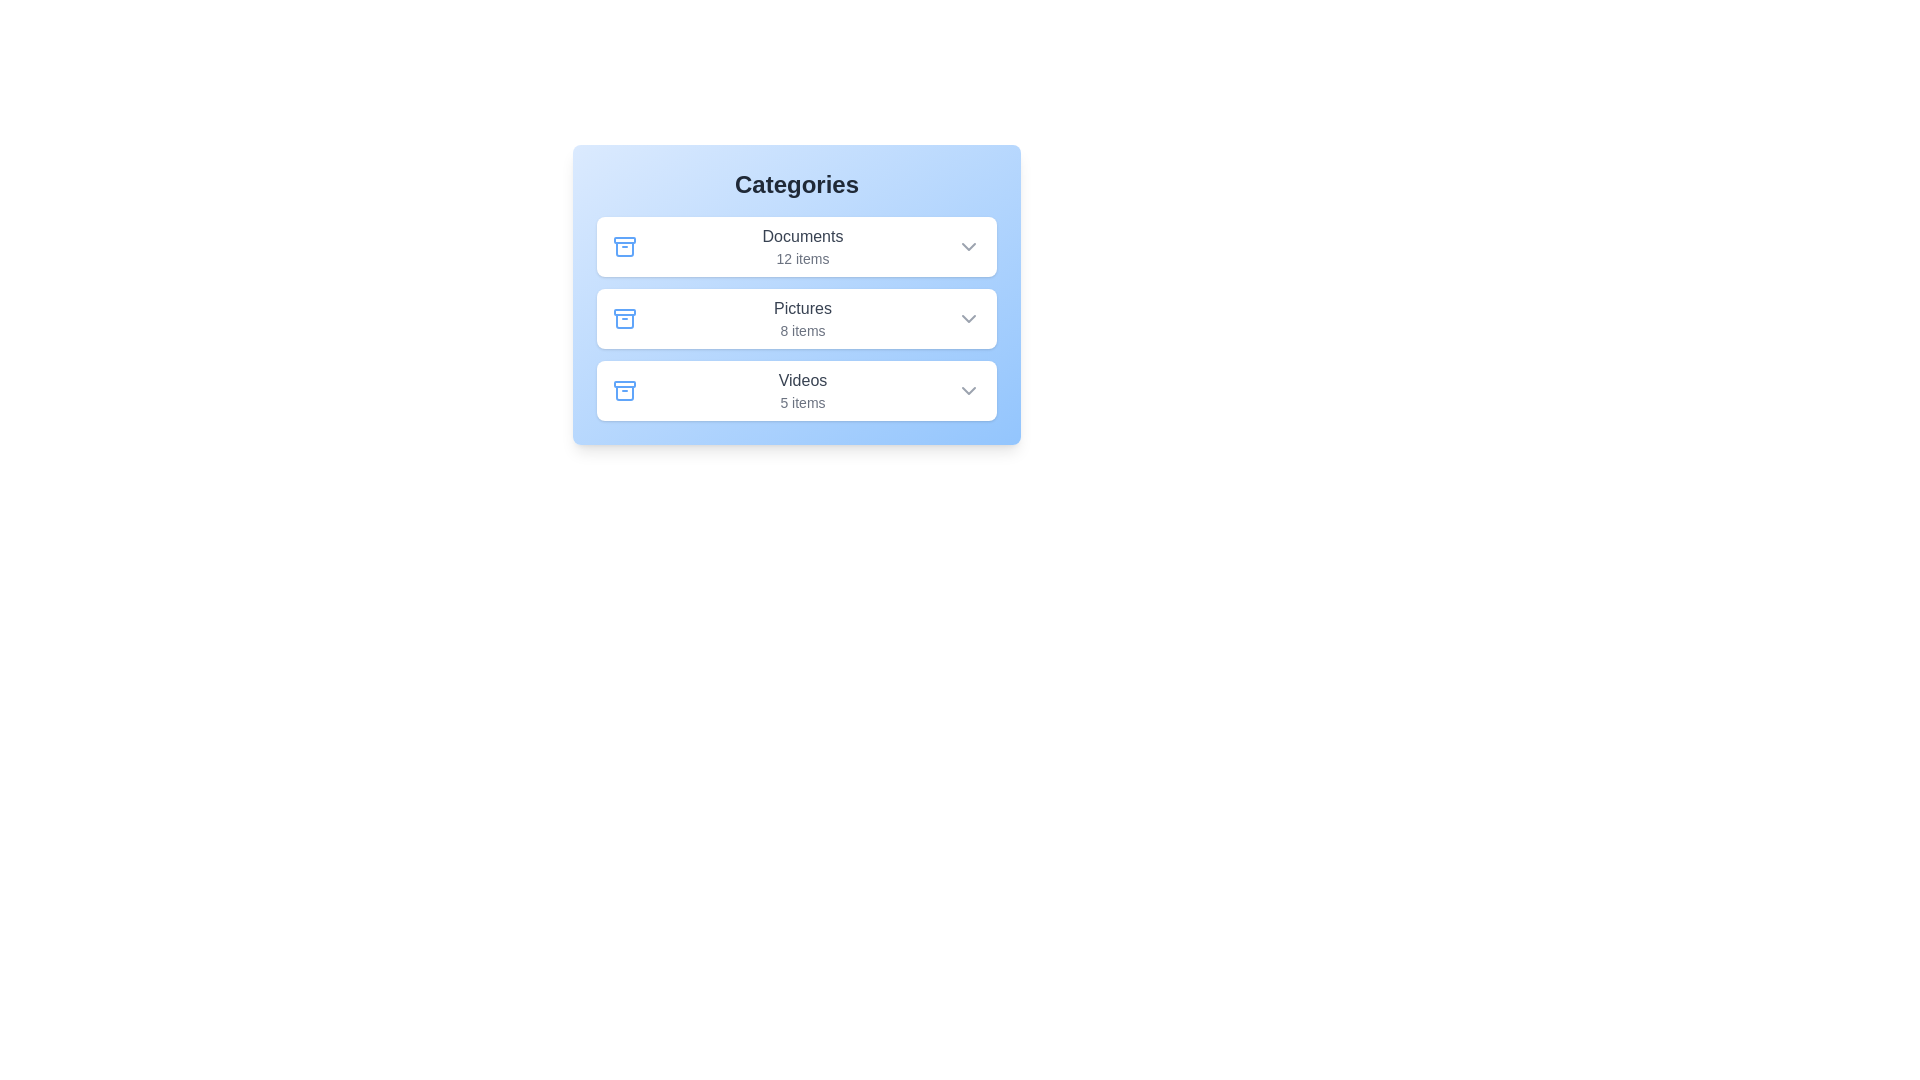  Describe the element at coordinates (795, 390) in the screenshot. I see `the category item Videos to highlight it` at that location.